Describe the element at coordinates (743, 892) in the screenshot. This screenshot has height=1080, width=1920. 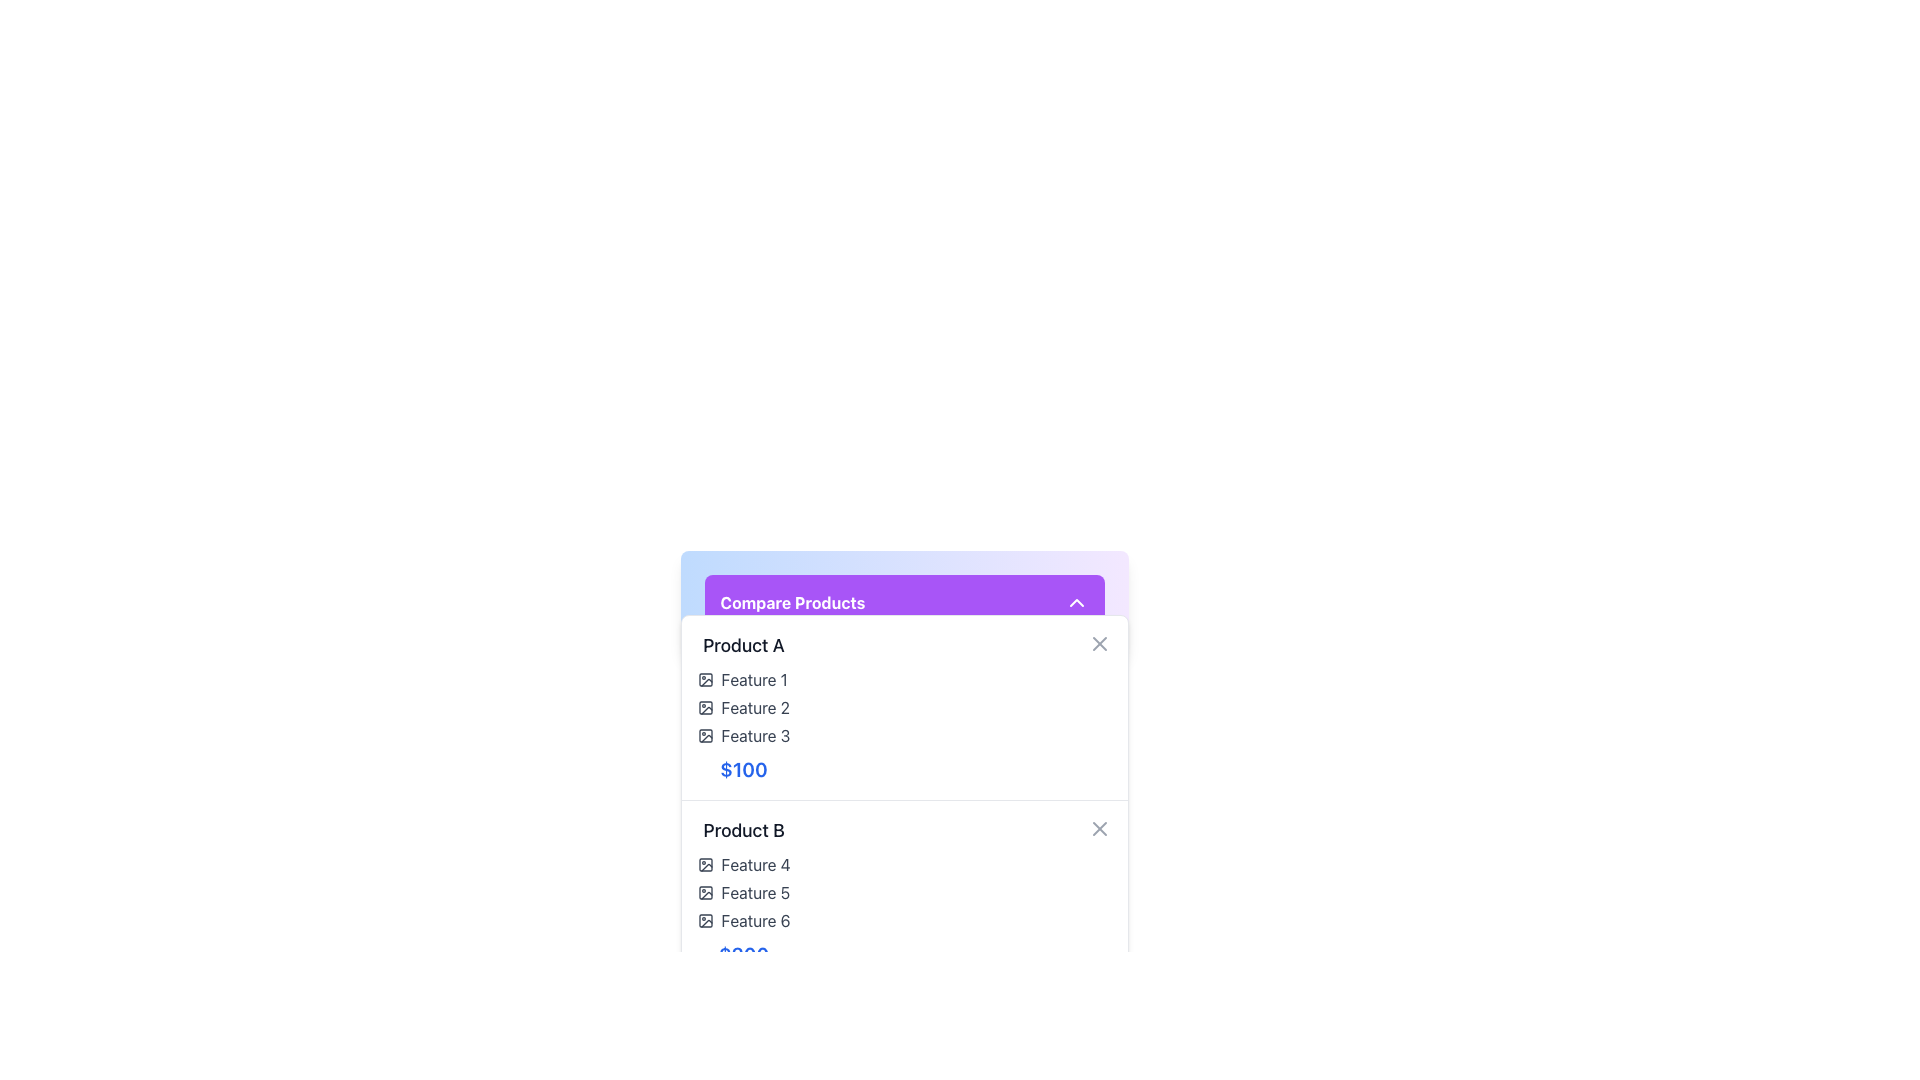
I see `the second feature element under the 'Product B' section in the product comparison interface` at that location.